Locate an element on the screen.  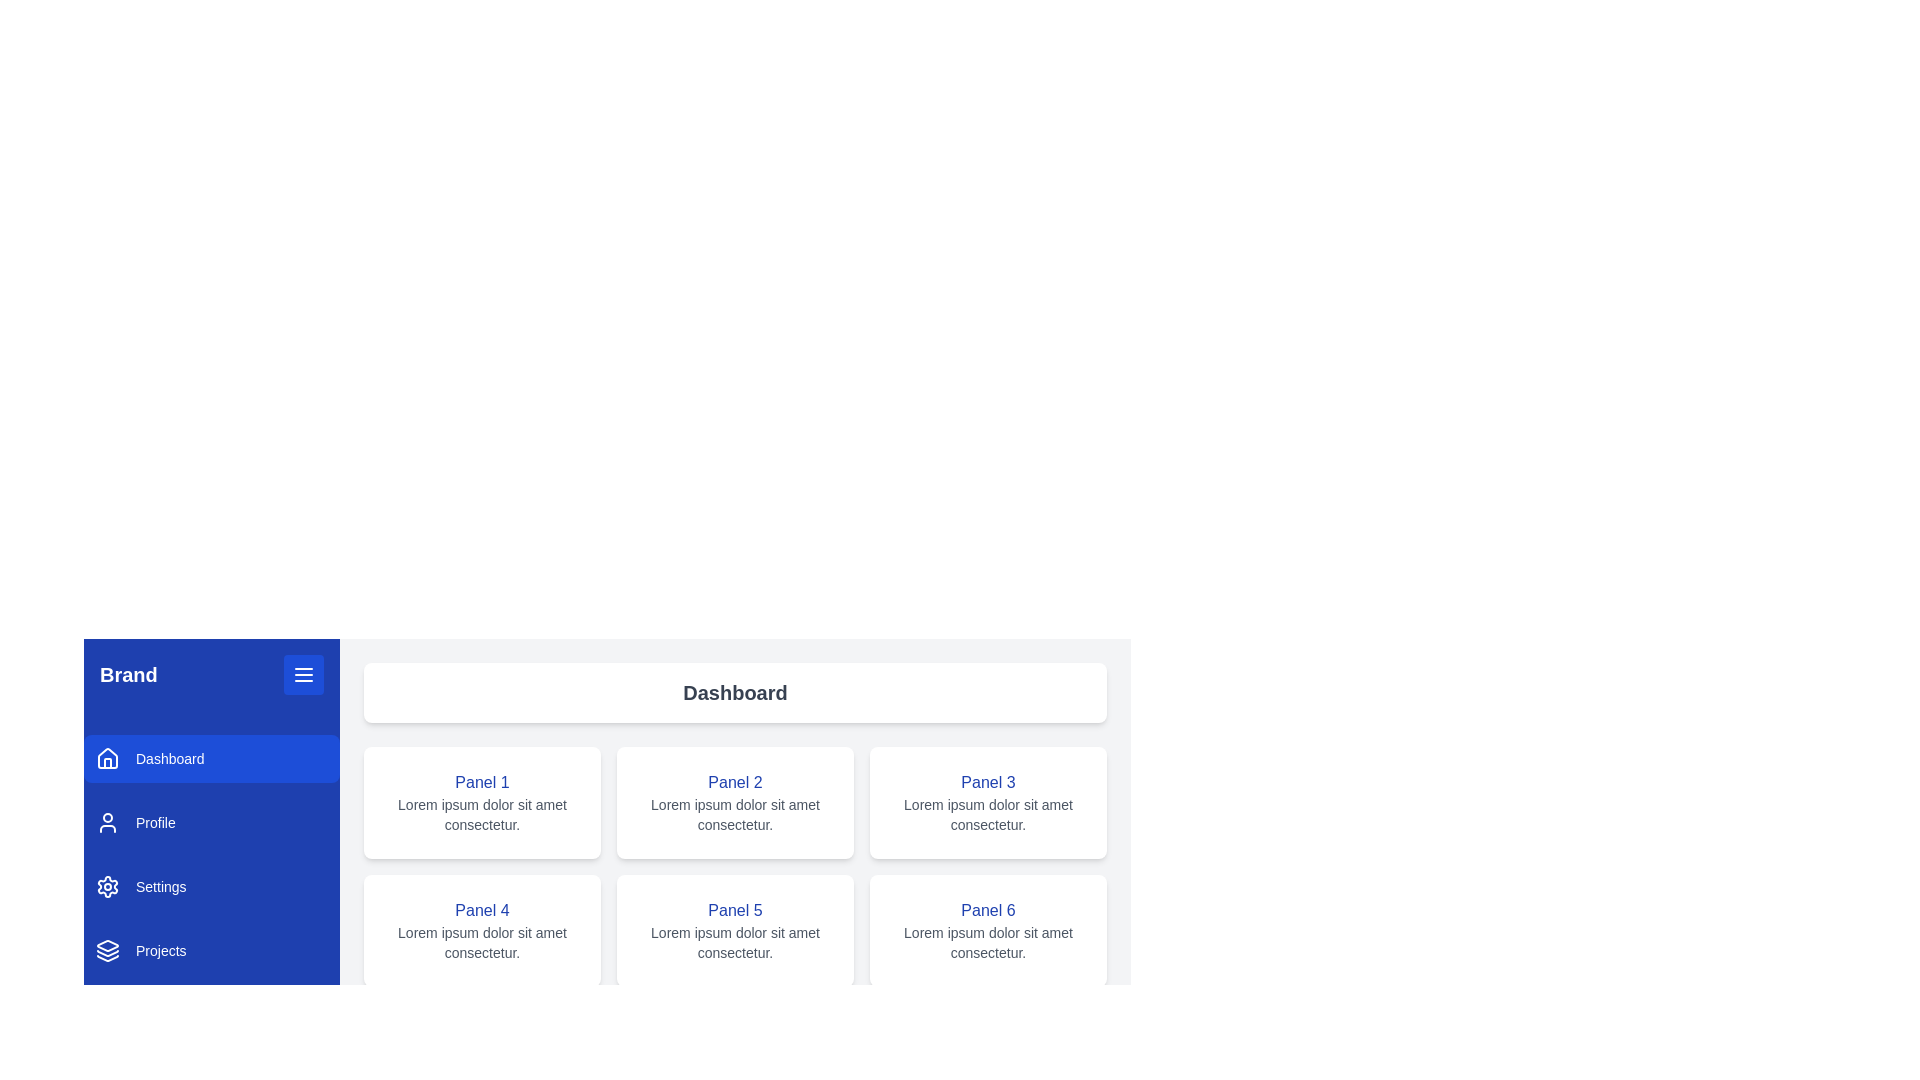
the 'Dashboard' navigation button in the left vertical navigation bar, which contains the text label indicating it navigates to the dashboard page is located at coordinates (170, 759).